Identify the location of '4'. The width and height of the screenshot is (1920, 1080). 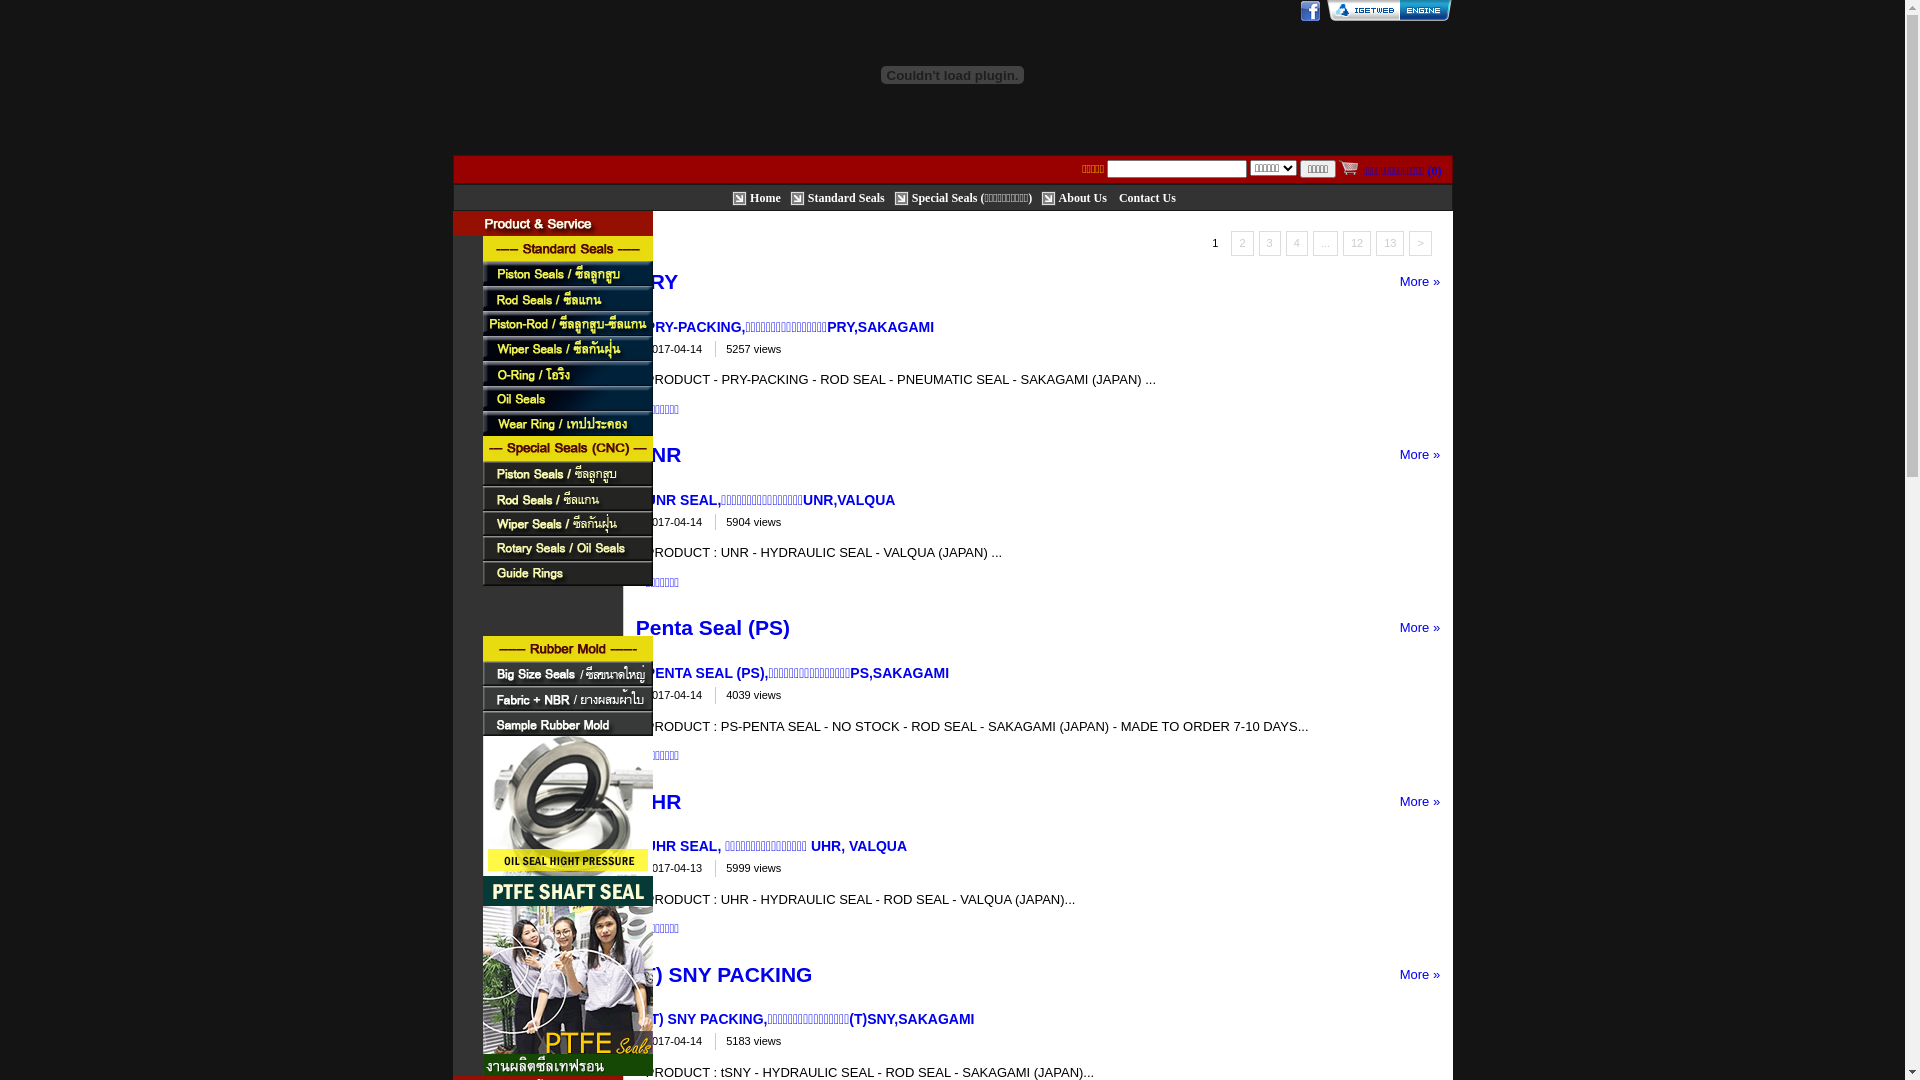
(1296, 242).